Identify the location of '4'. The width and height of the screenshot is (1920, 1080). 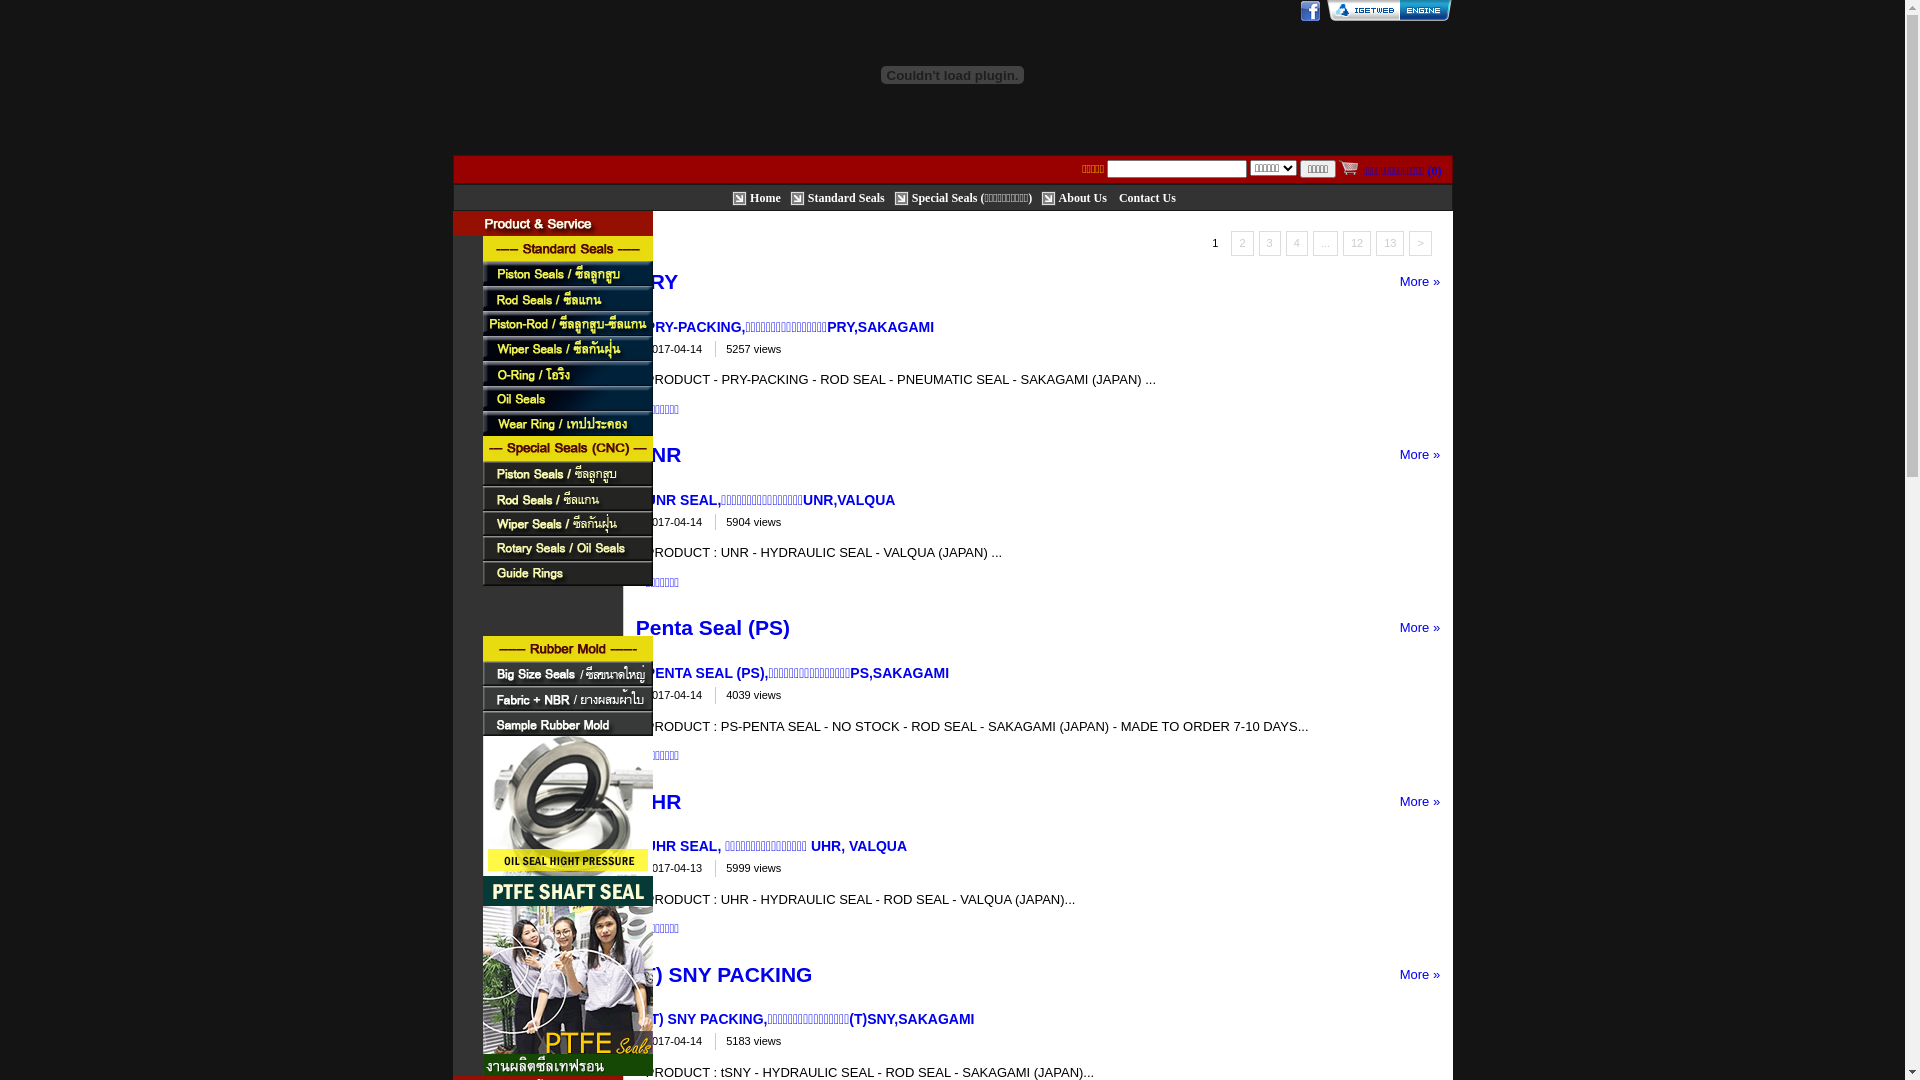
(1296, 242).